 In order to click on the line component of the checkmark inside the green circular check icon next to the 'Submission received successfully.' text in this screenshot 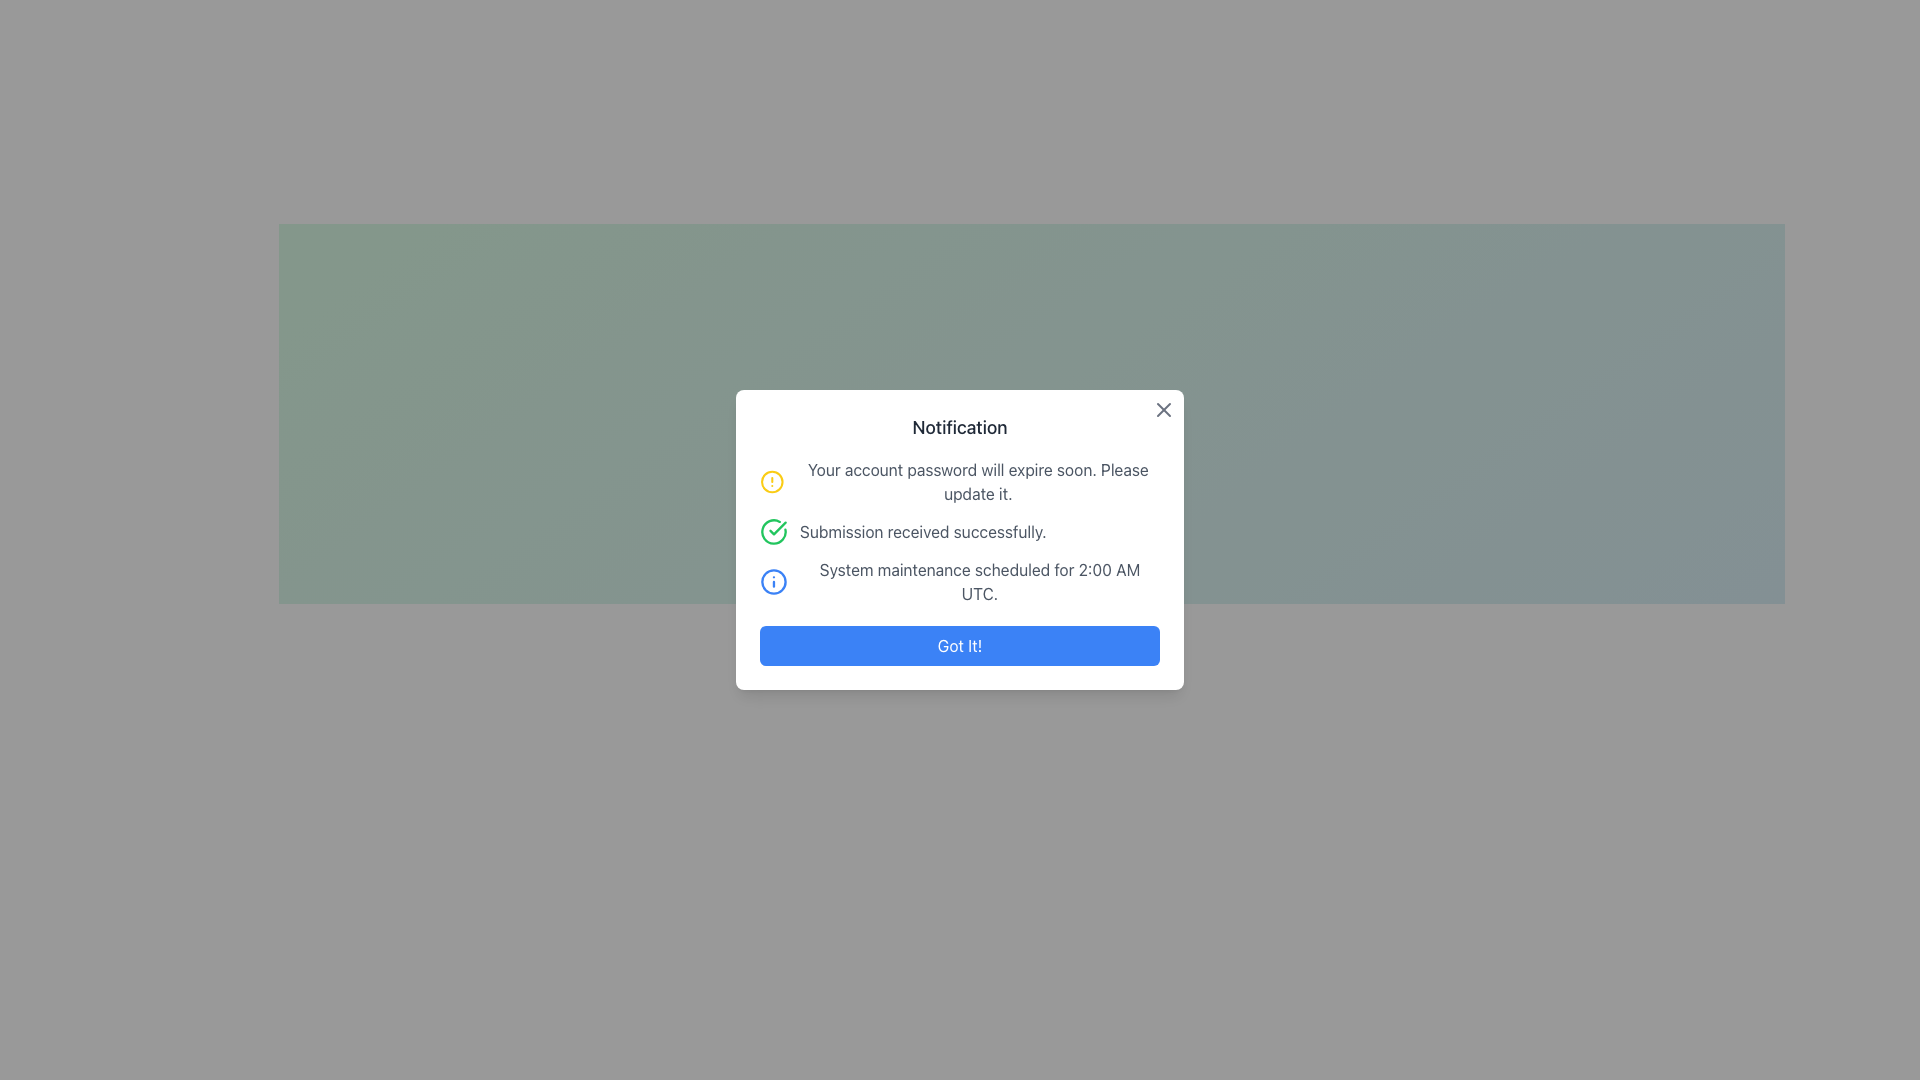, I will do `click(776, 527)`.